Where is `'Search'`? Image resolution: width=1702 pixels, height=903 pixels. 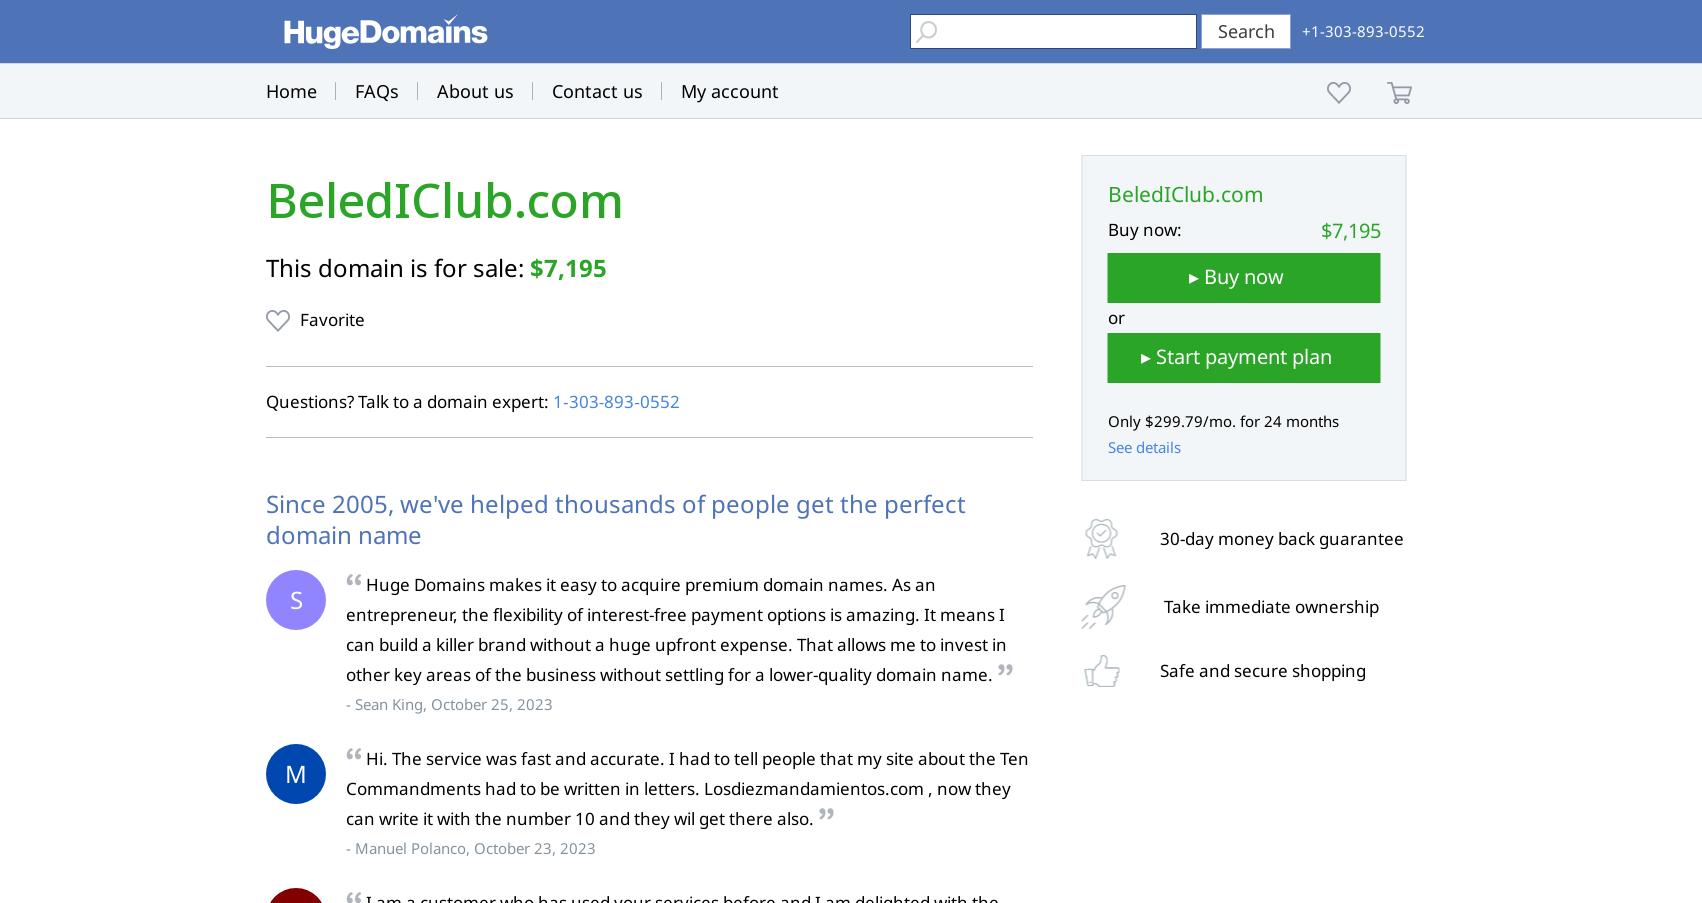
'Search' is located at coordinates (1216, 29).